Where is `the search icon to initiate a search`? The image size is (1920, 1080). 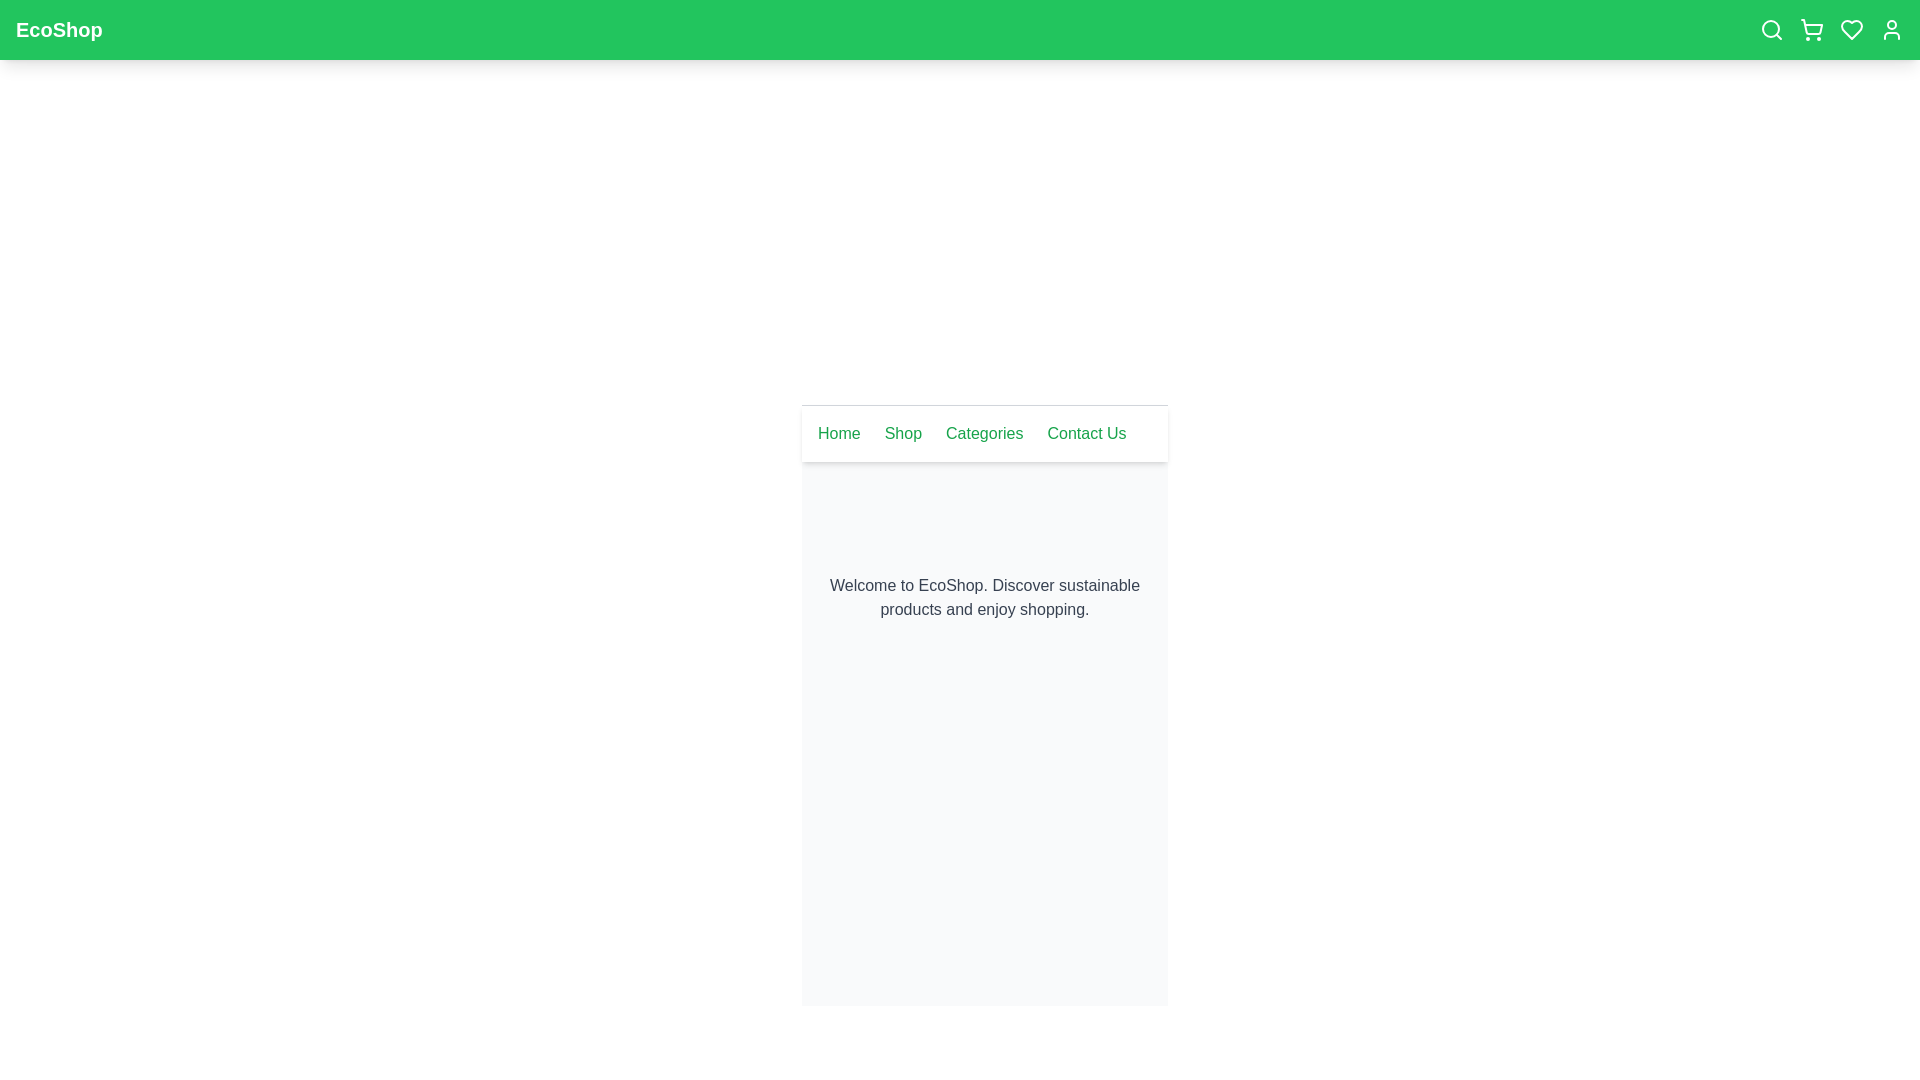
the search icon to initiate a search is located at coordinates (1771, 30).